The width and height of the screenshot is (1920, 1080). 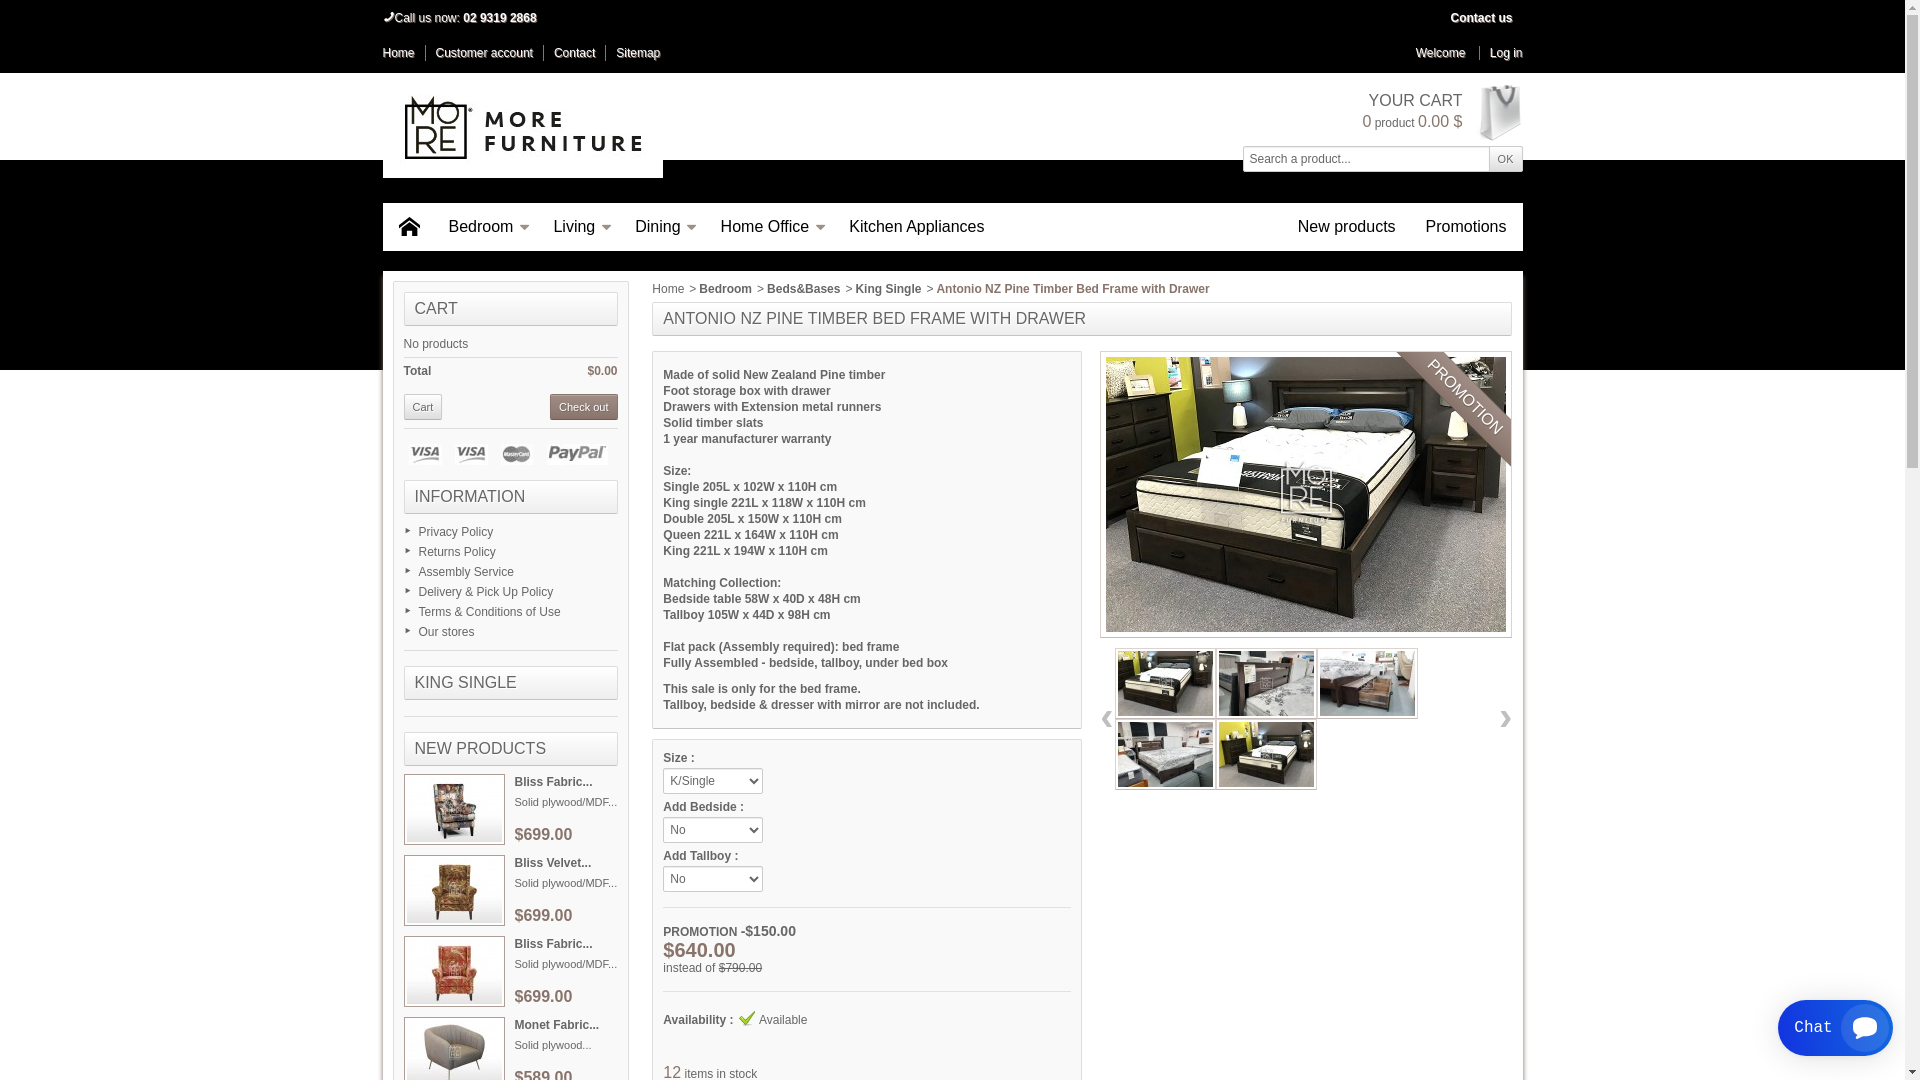 I want to click on 'More Furniture Pty Ltd', so click(x=522, y=127).